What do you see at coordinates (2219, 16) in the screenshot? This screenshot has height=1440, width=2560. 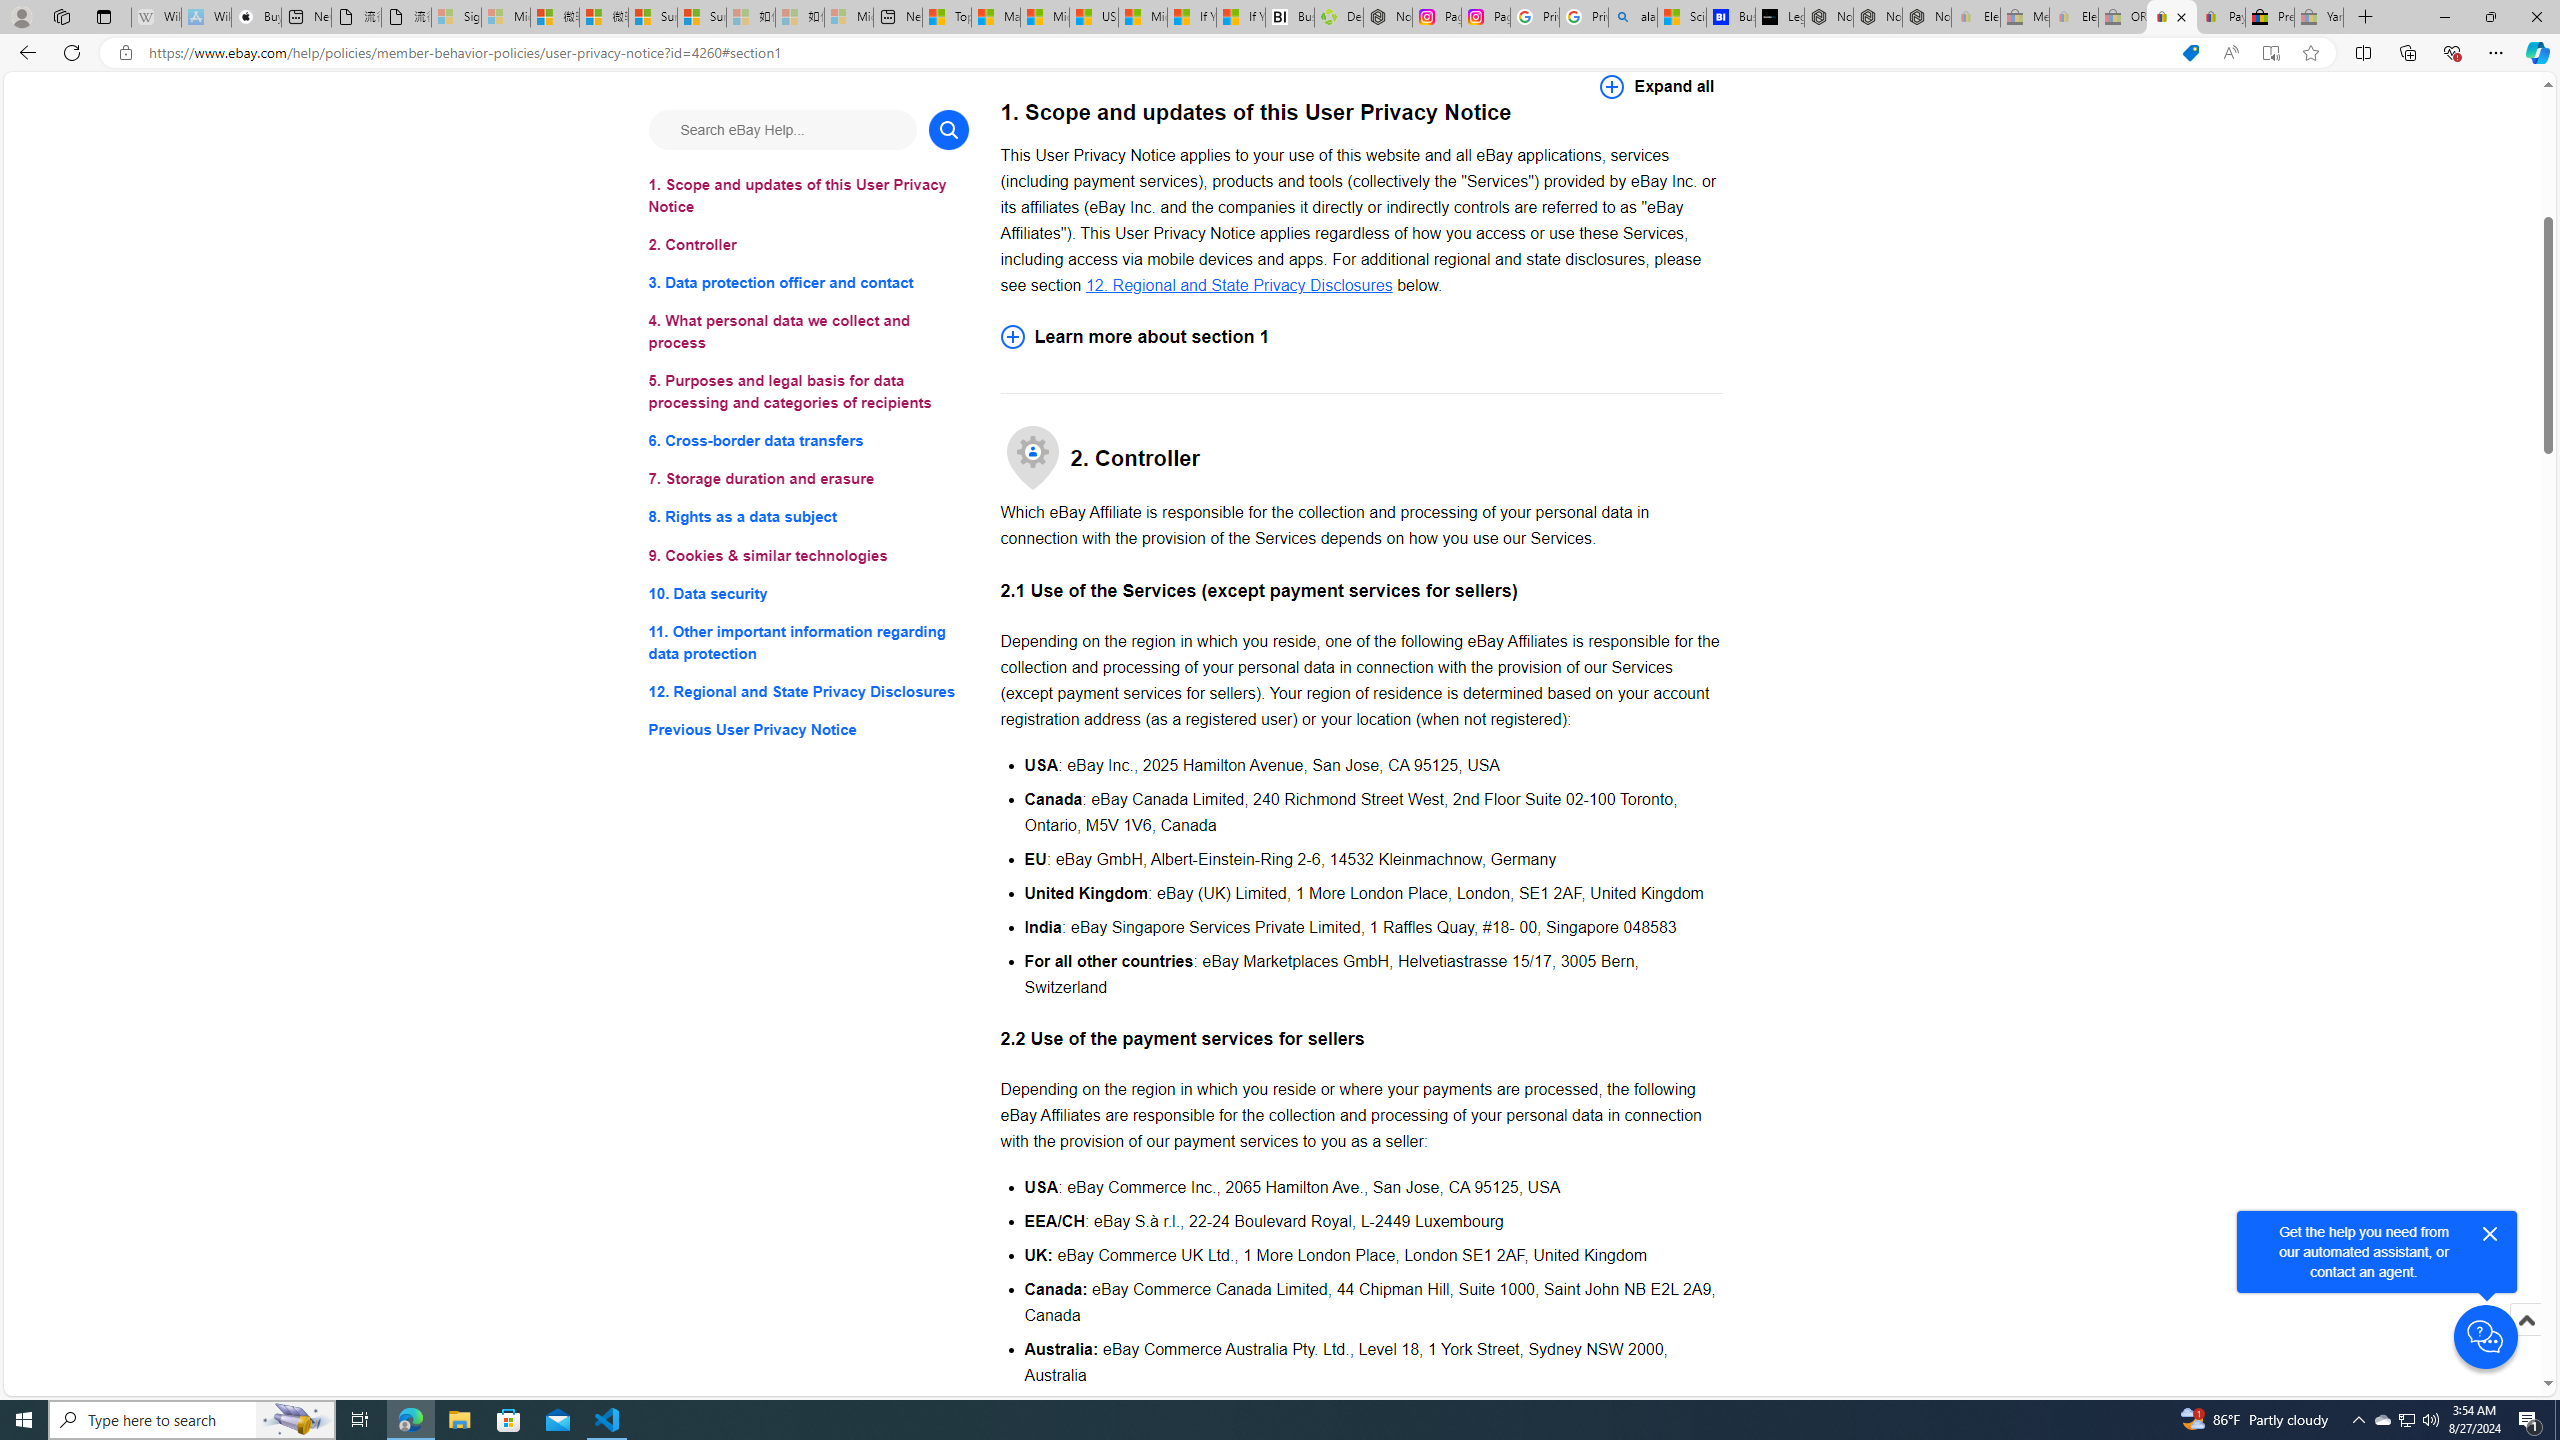 I see `'Payments Terms of Use | eBay.com'` at bounding box center [2219, 16].